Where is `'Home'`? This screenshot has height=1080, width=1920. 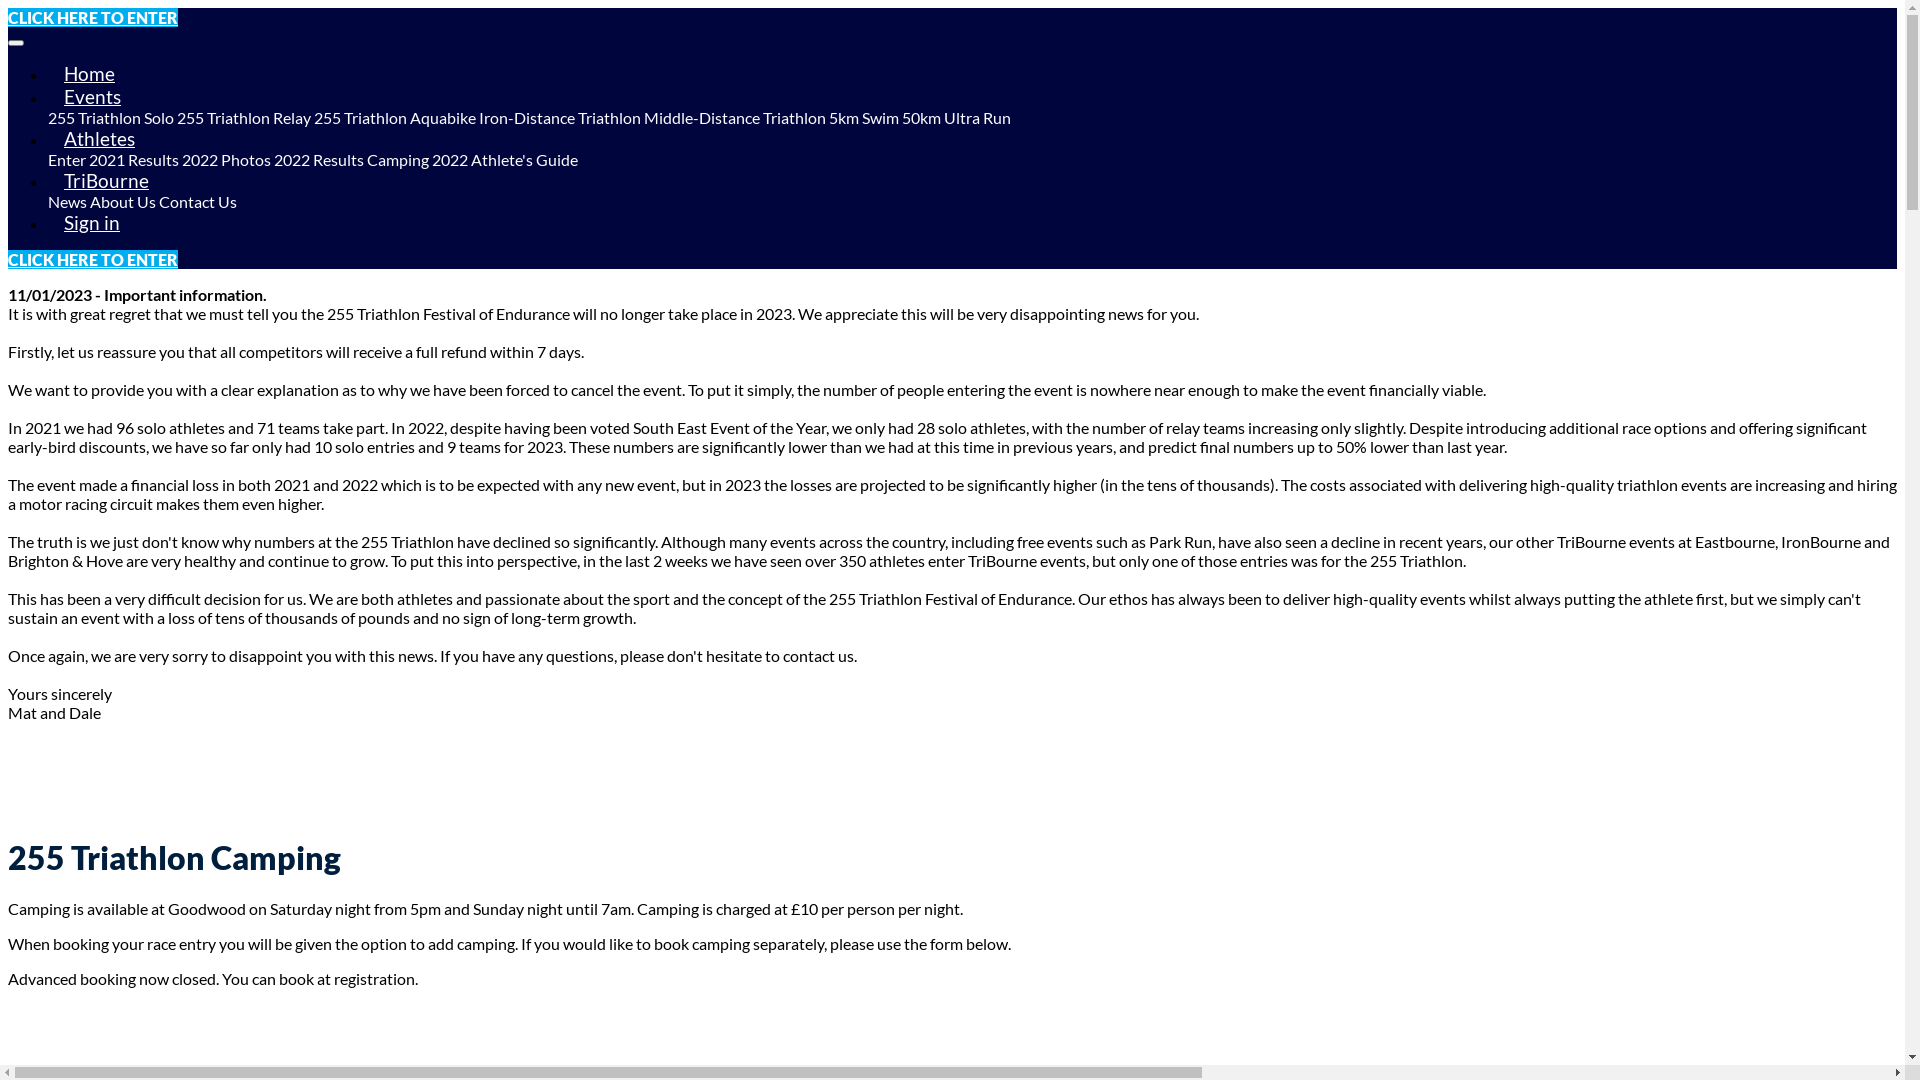 'Home' is located at coordinates (88, 72).